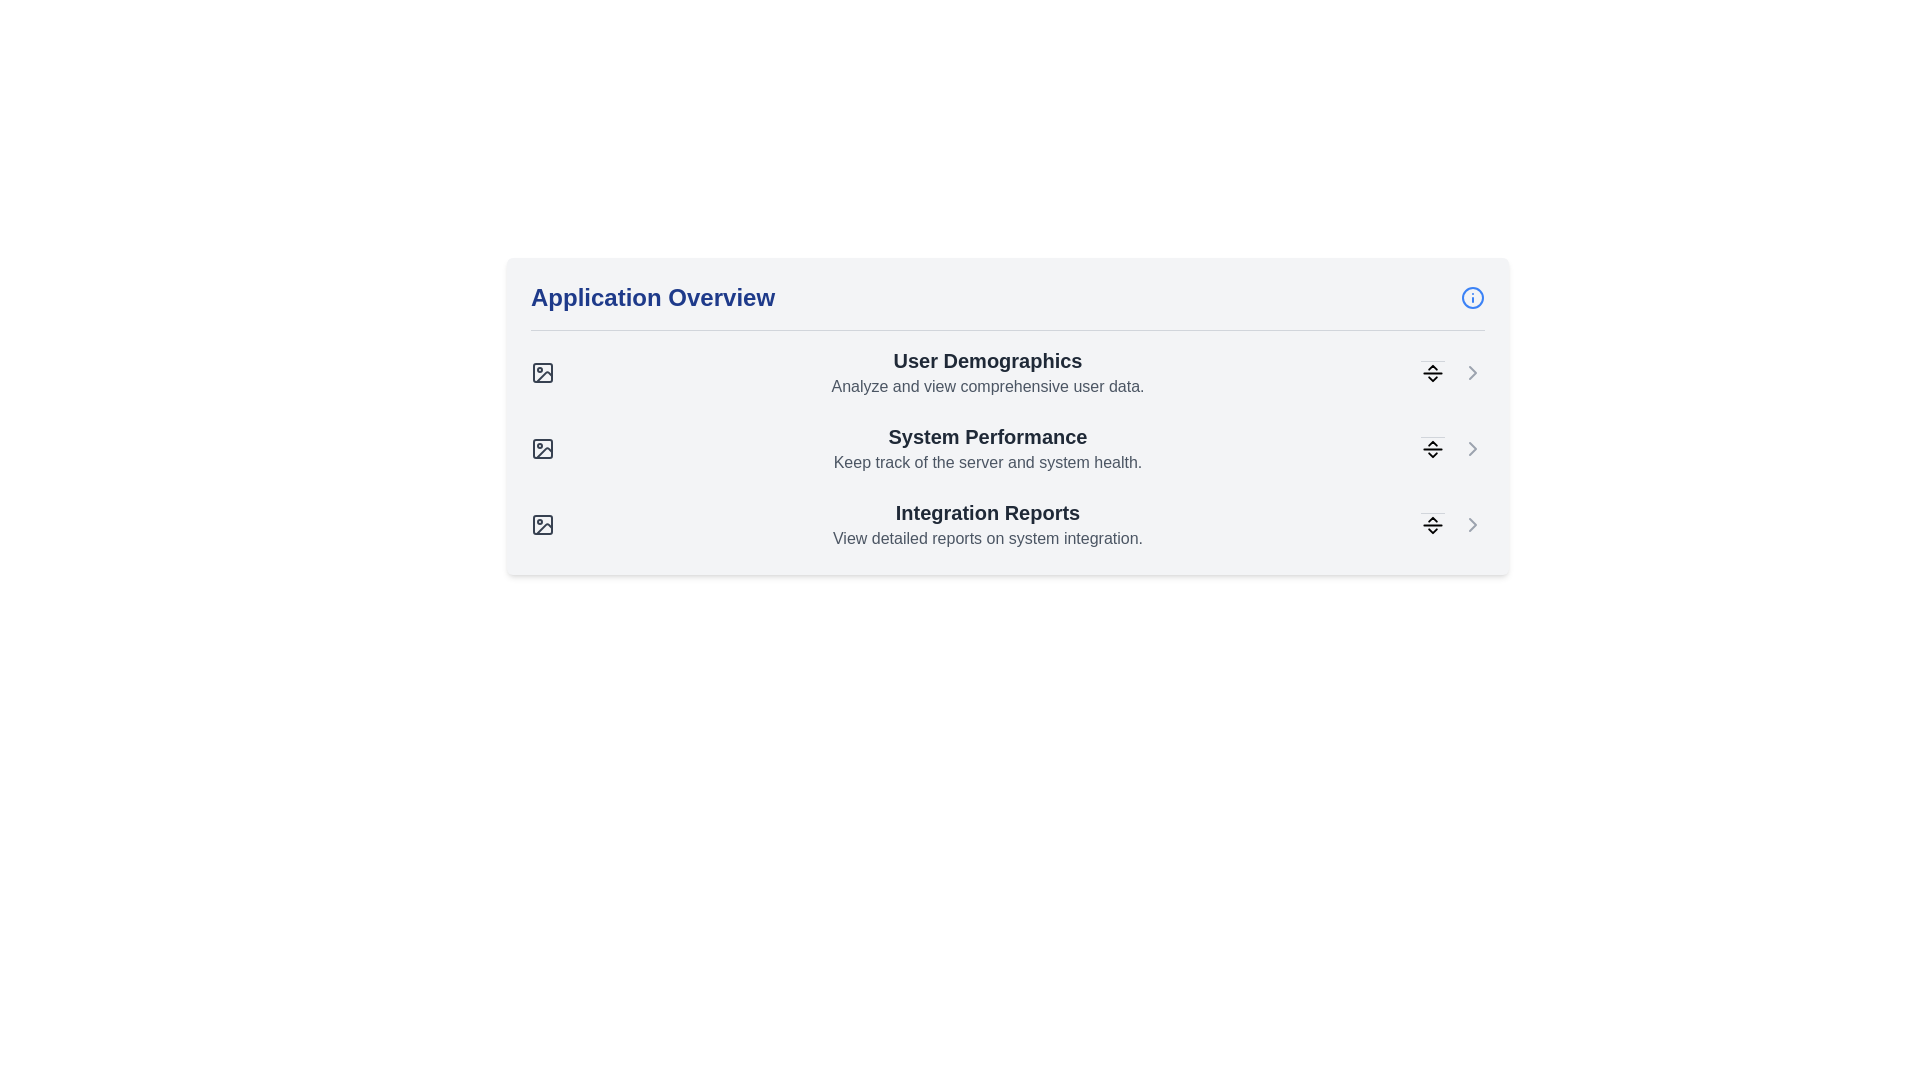 Image resolution: width=1920 pixels, height=1080 pixels. I want to click on the descriptive text label positioned below the 'User Demographics' header, which provides additional information about the section, so click(988, 386).